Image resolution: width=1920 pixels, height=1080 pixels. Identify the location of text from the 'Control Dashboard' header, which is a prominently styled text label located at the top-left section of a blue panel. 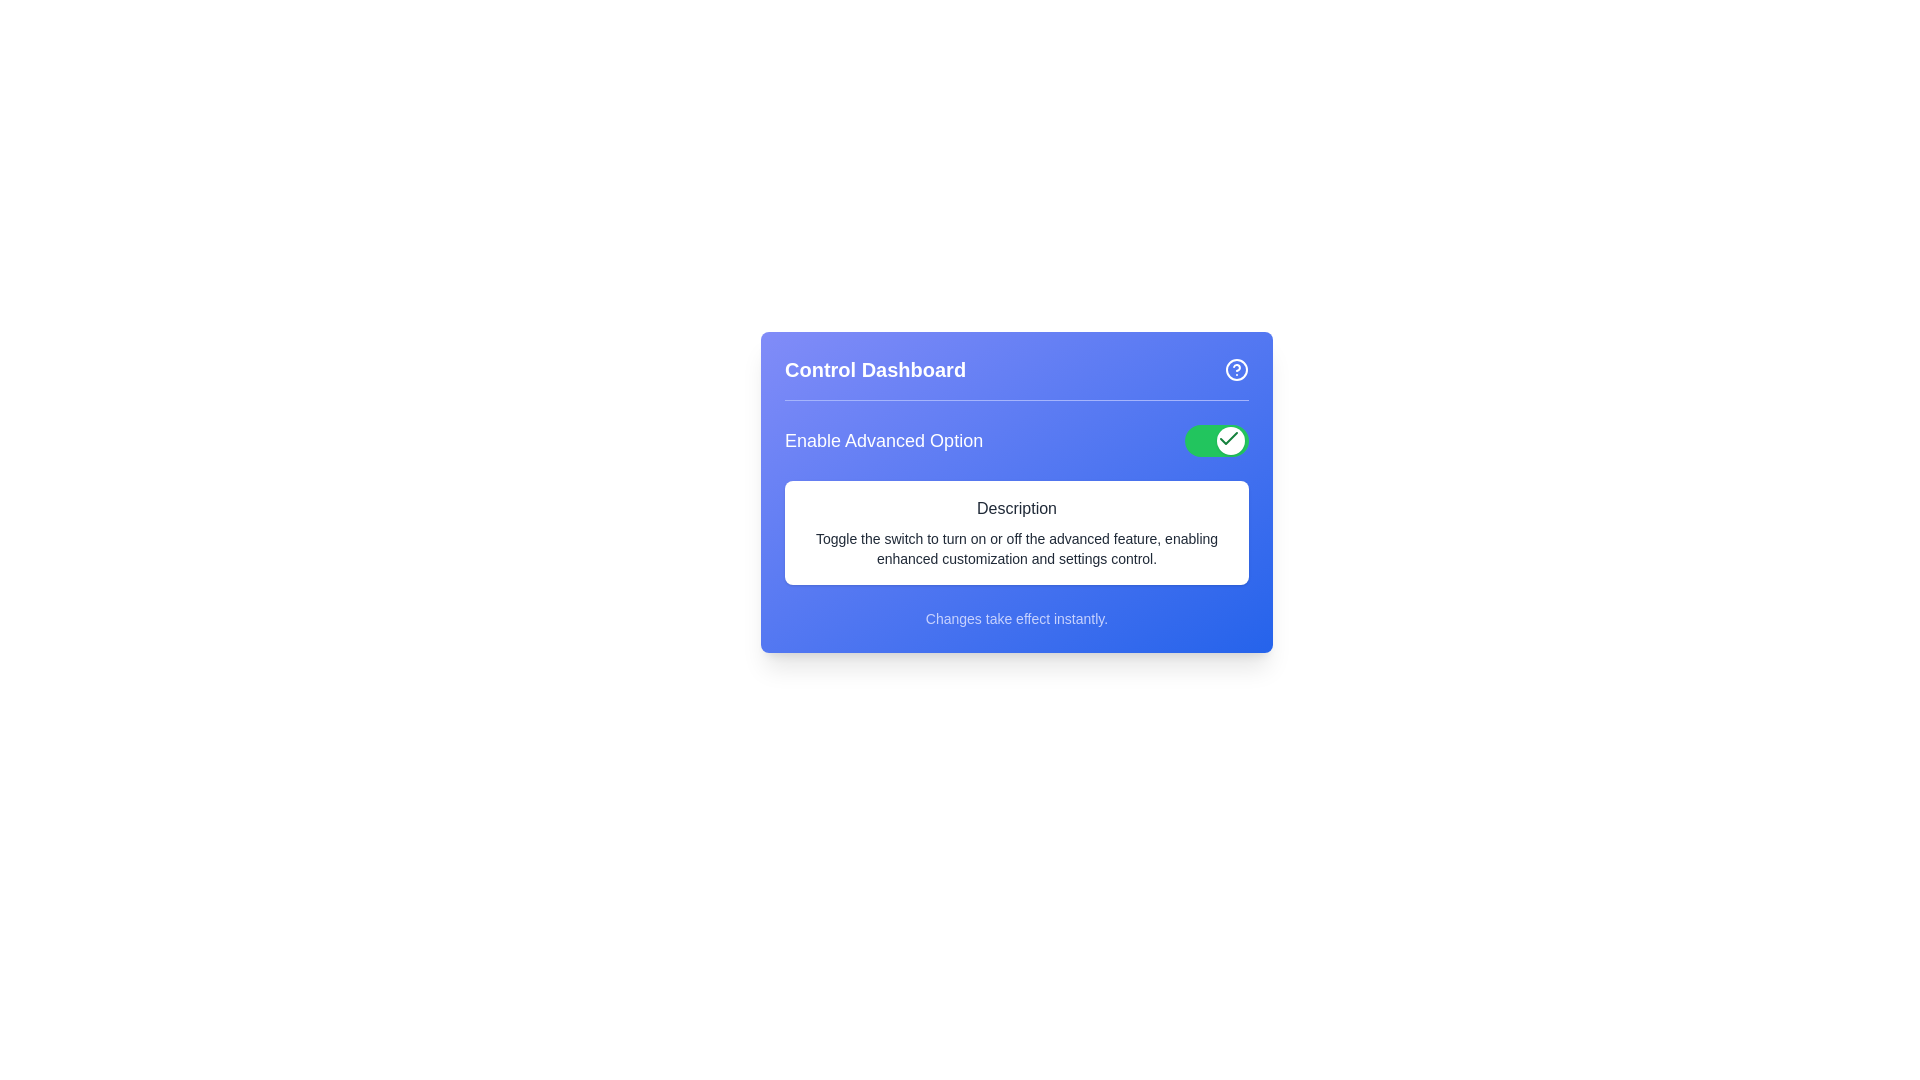
(875, 370).